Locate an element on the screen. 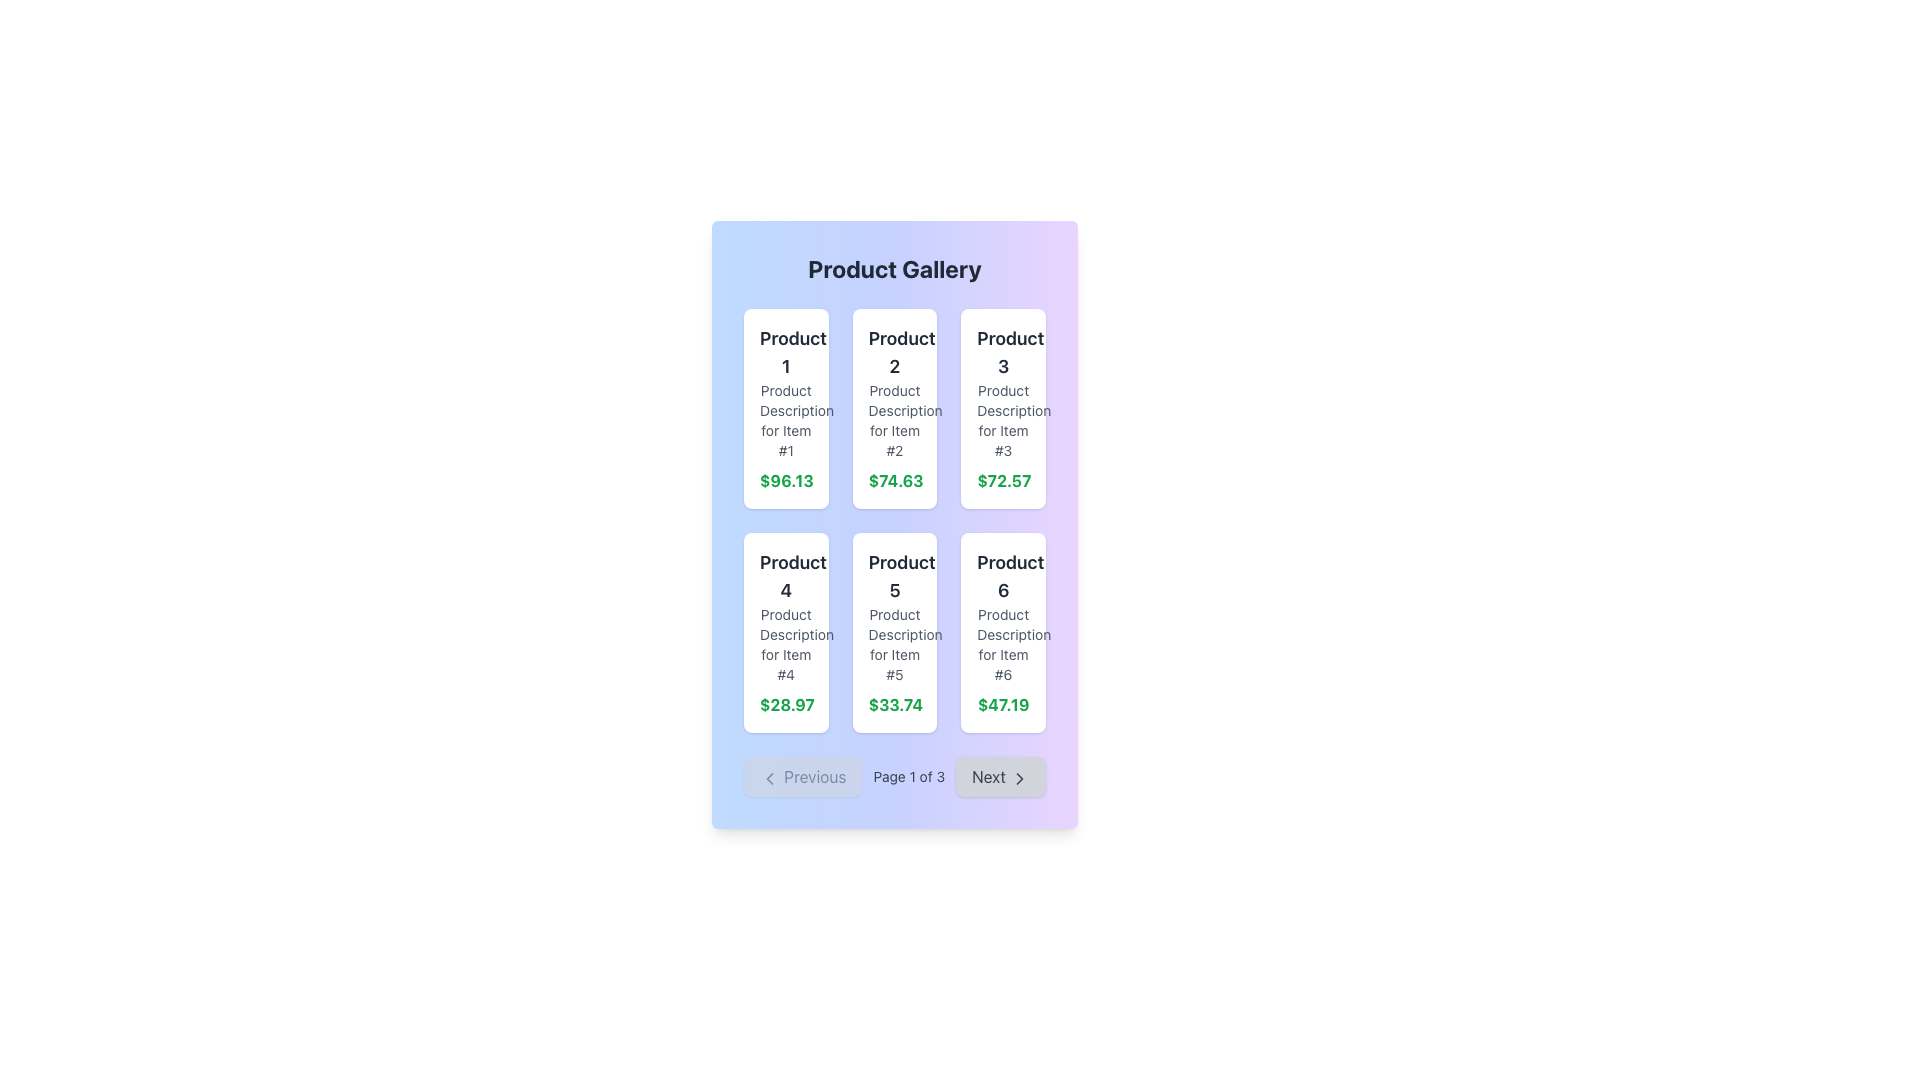 This screenshot has height=1080, width=1920. the product card displaying the name, description, and price, which is the second item in the first row of a grid layout is located at coordinates (893, 407).